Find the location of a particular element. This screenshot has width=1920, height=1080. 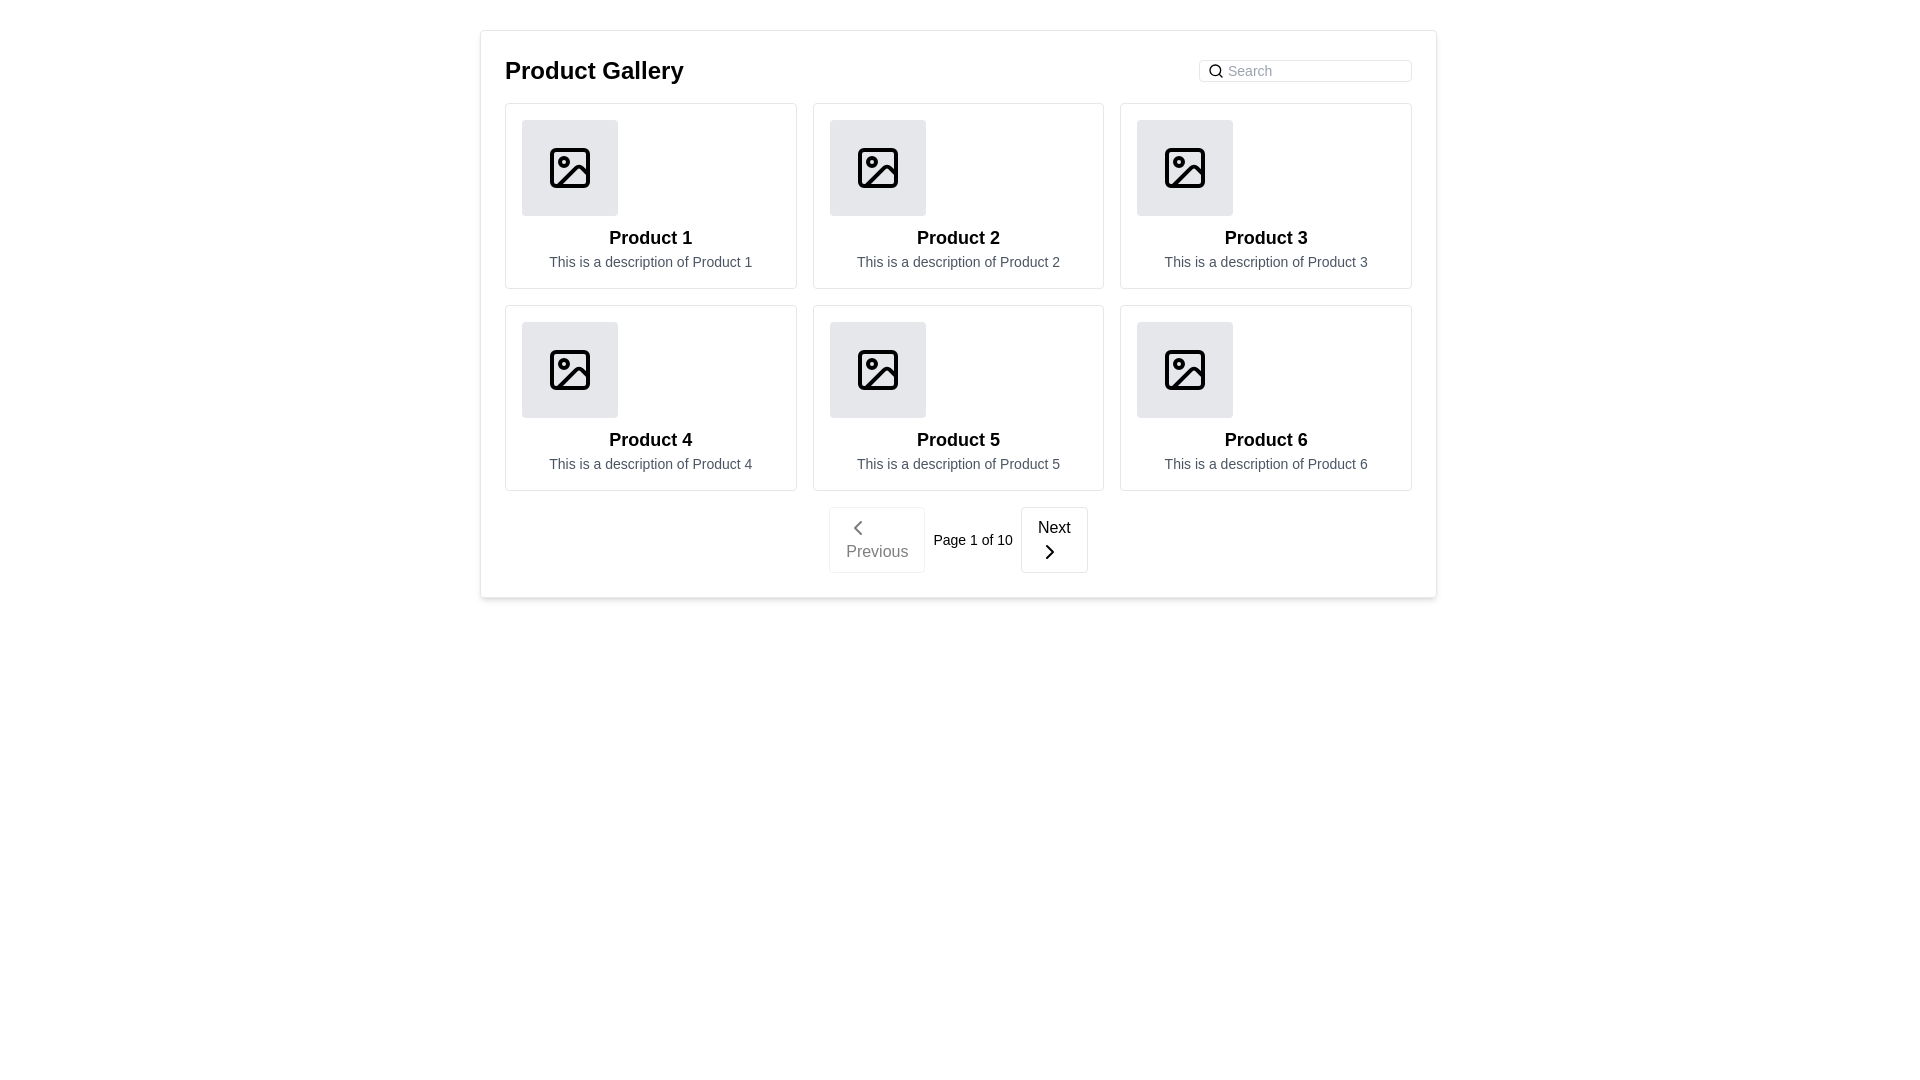

text displayed in the text block that says 'This is a description of Product 1', located below the title 'Product 1' in the first product card is located at coordinates (650, 261).